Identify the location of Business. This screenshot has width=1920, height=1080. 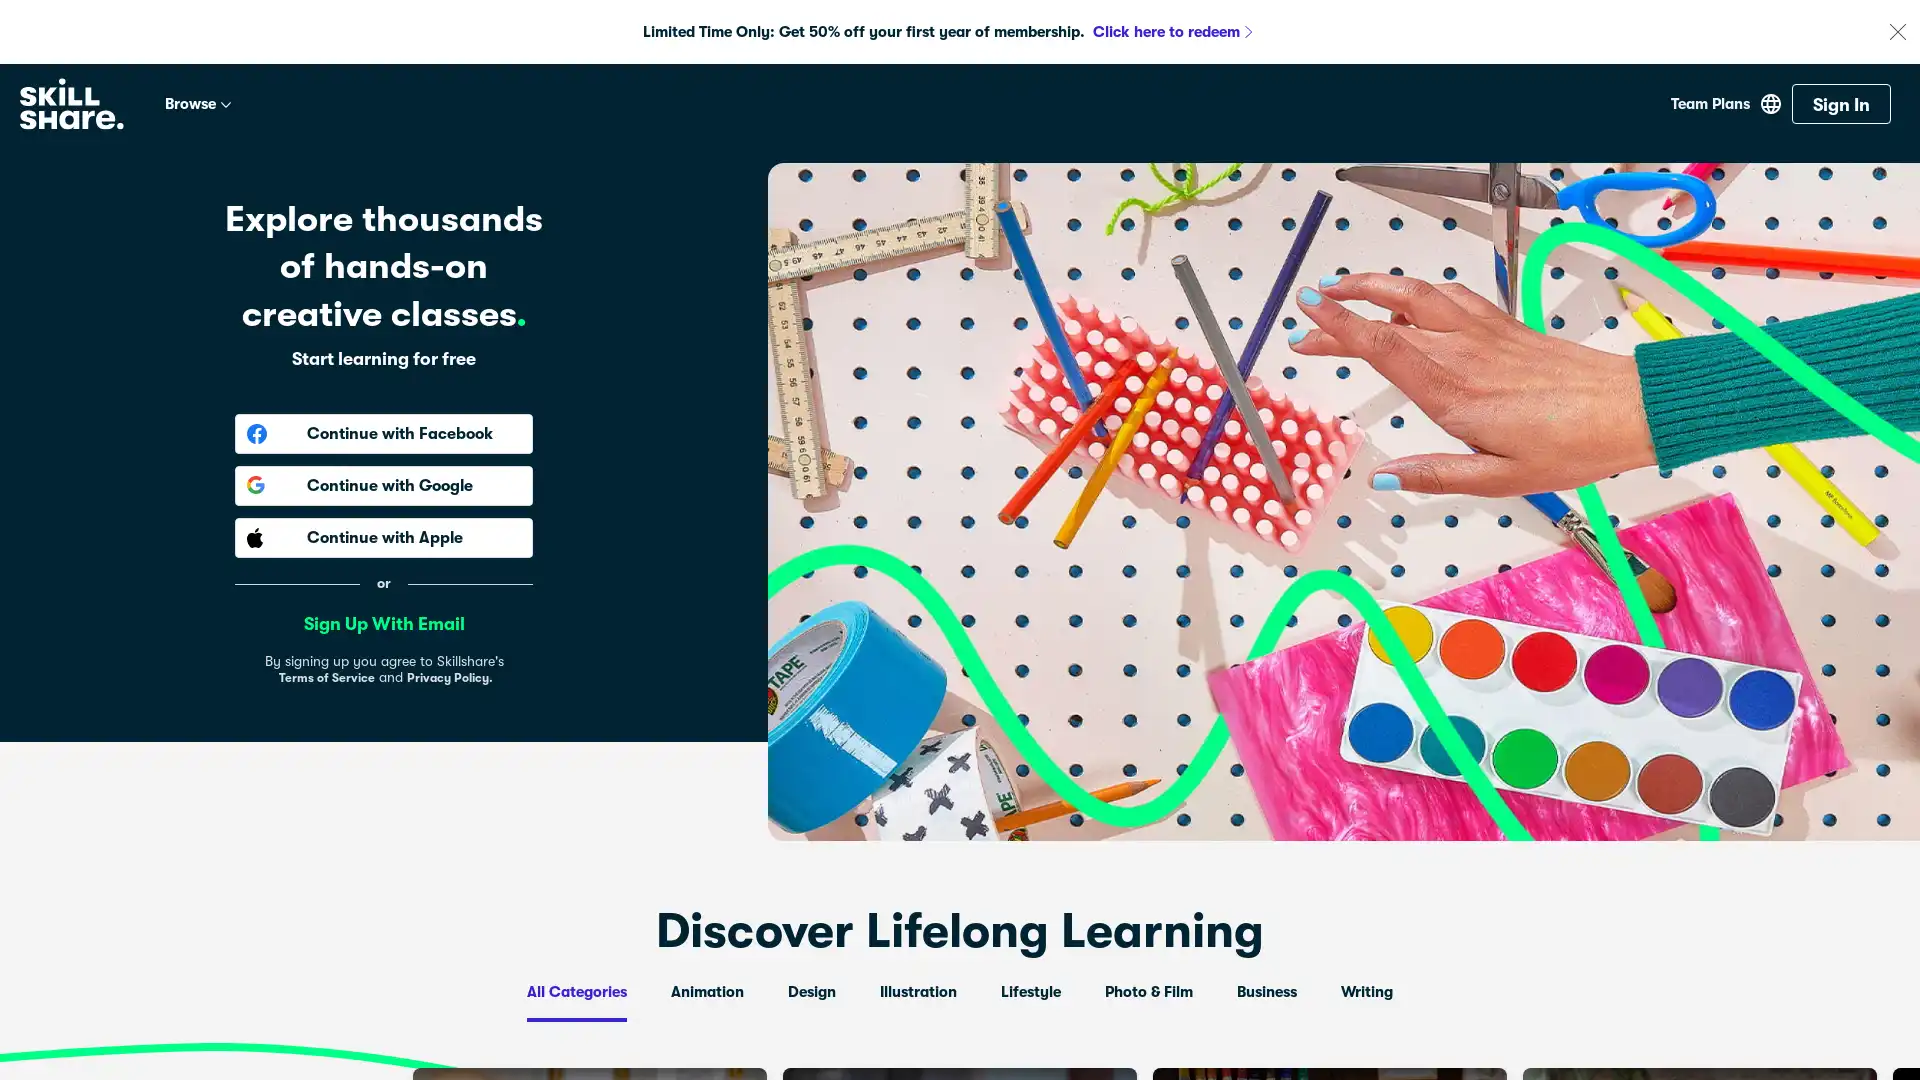
(1266, 998).